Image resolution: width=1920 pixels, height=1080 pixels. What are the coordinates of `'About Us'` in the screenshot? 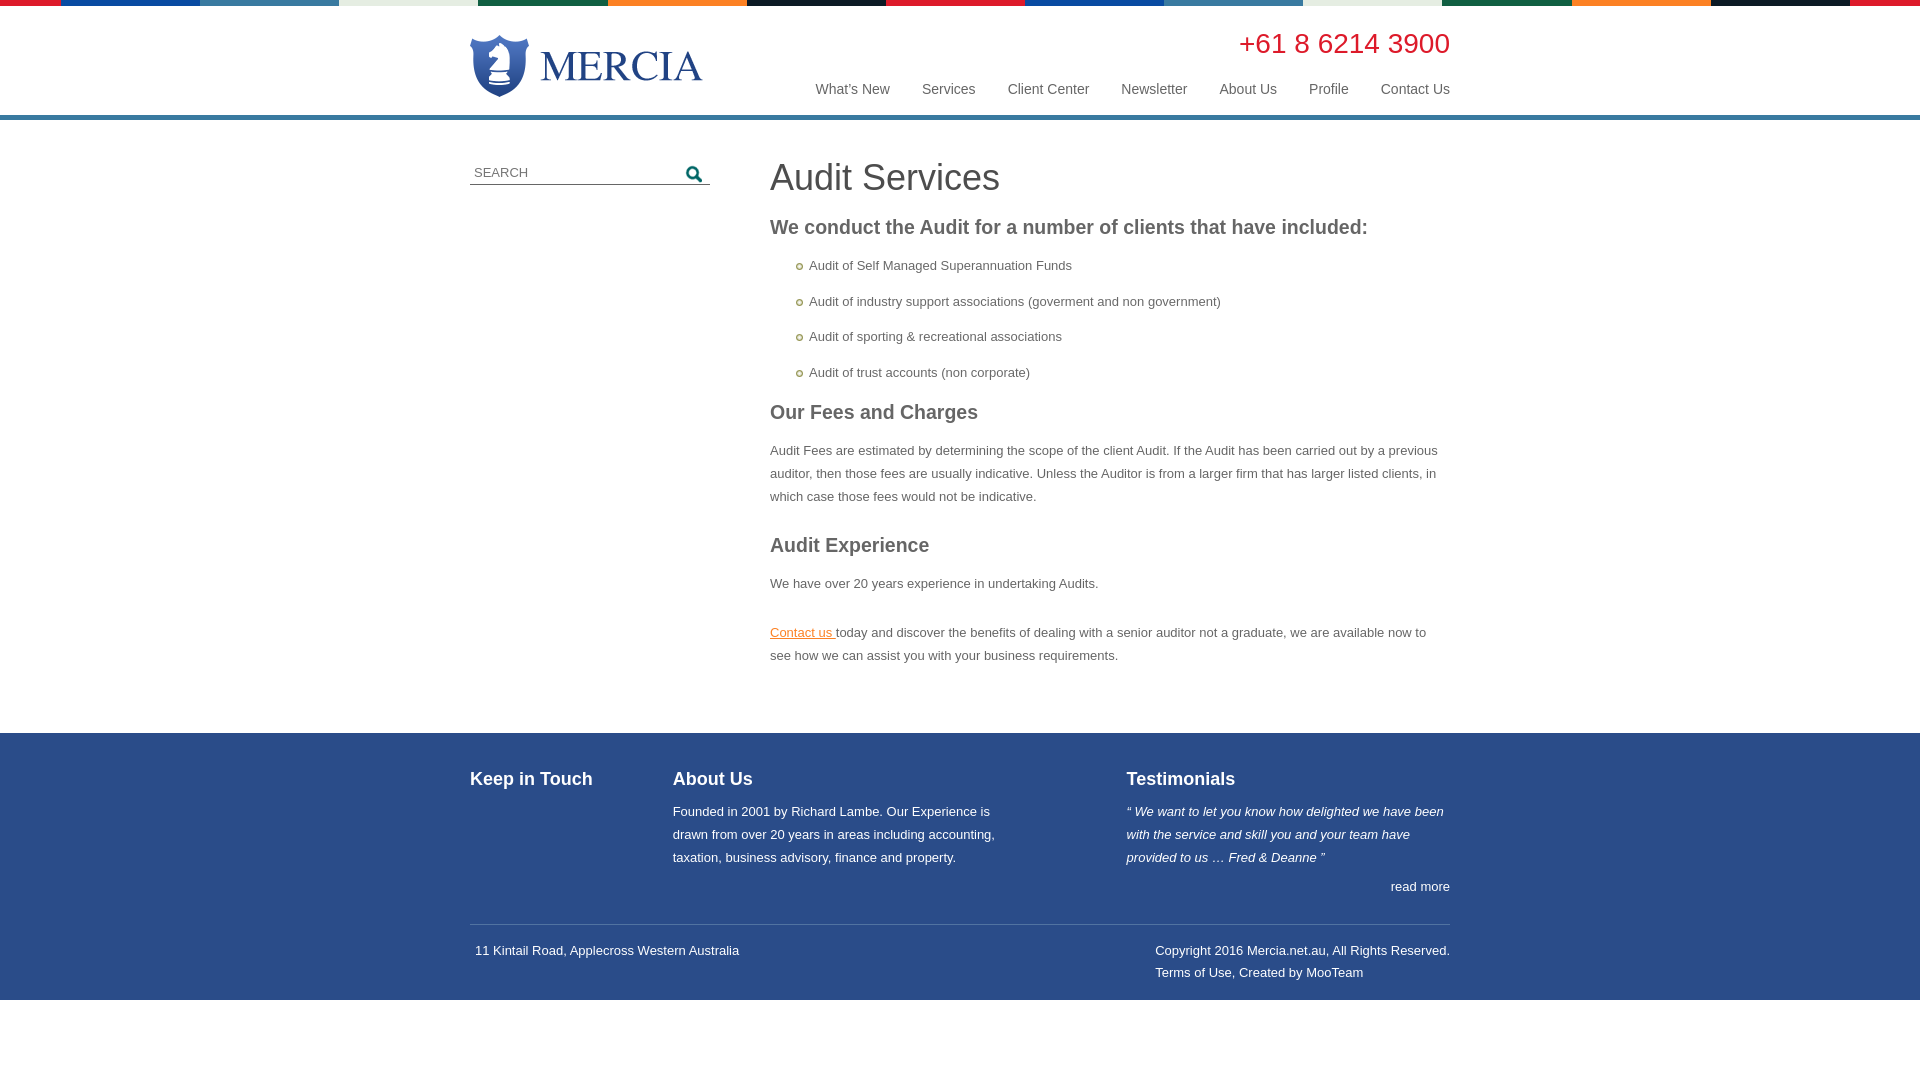 It's located at (1247, 87).